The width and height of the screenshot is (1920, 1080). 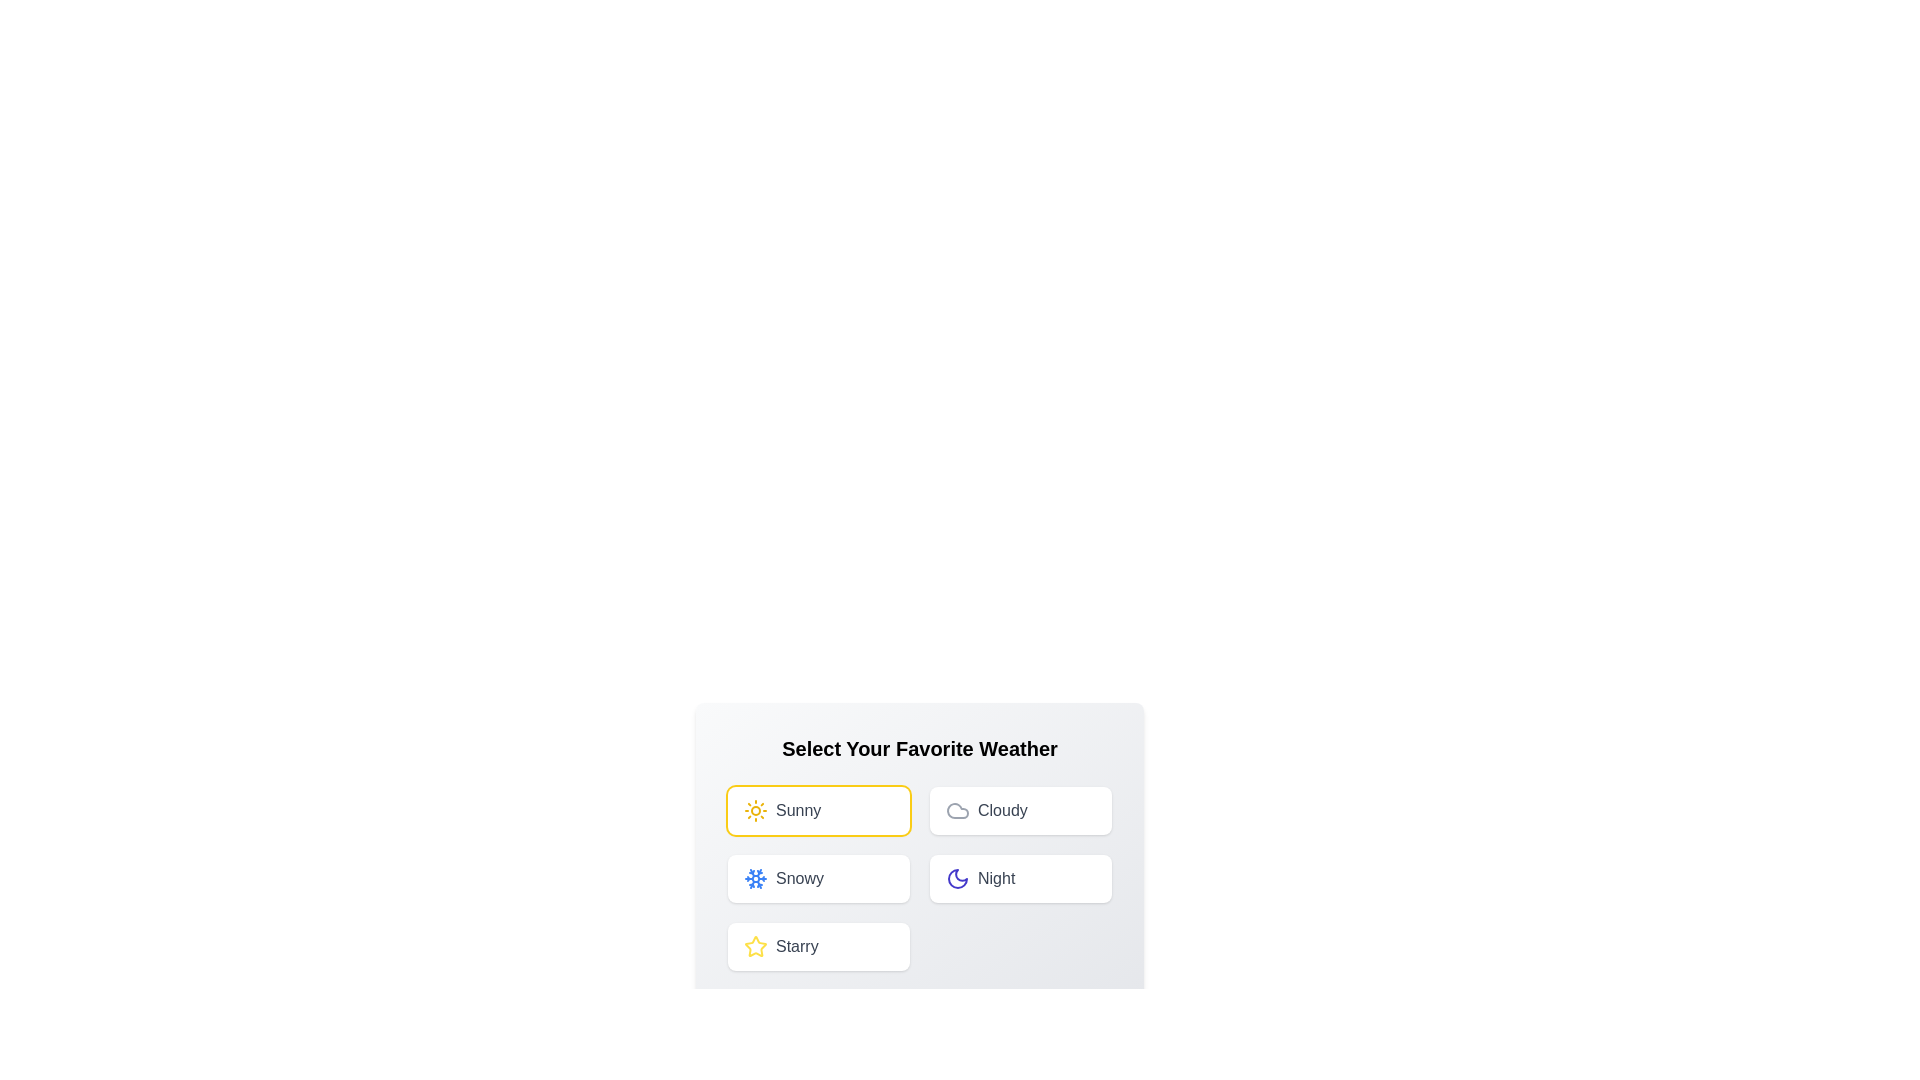 What do you see at coordinates (1021, 878) in the screenshot?
I see `the 'Night' button in the weather selection interface` at bounding box center [1021, 878].